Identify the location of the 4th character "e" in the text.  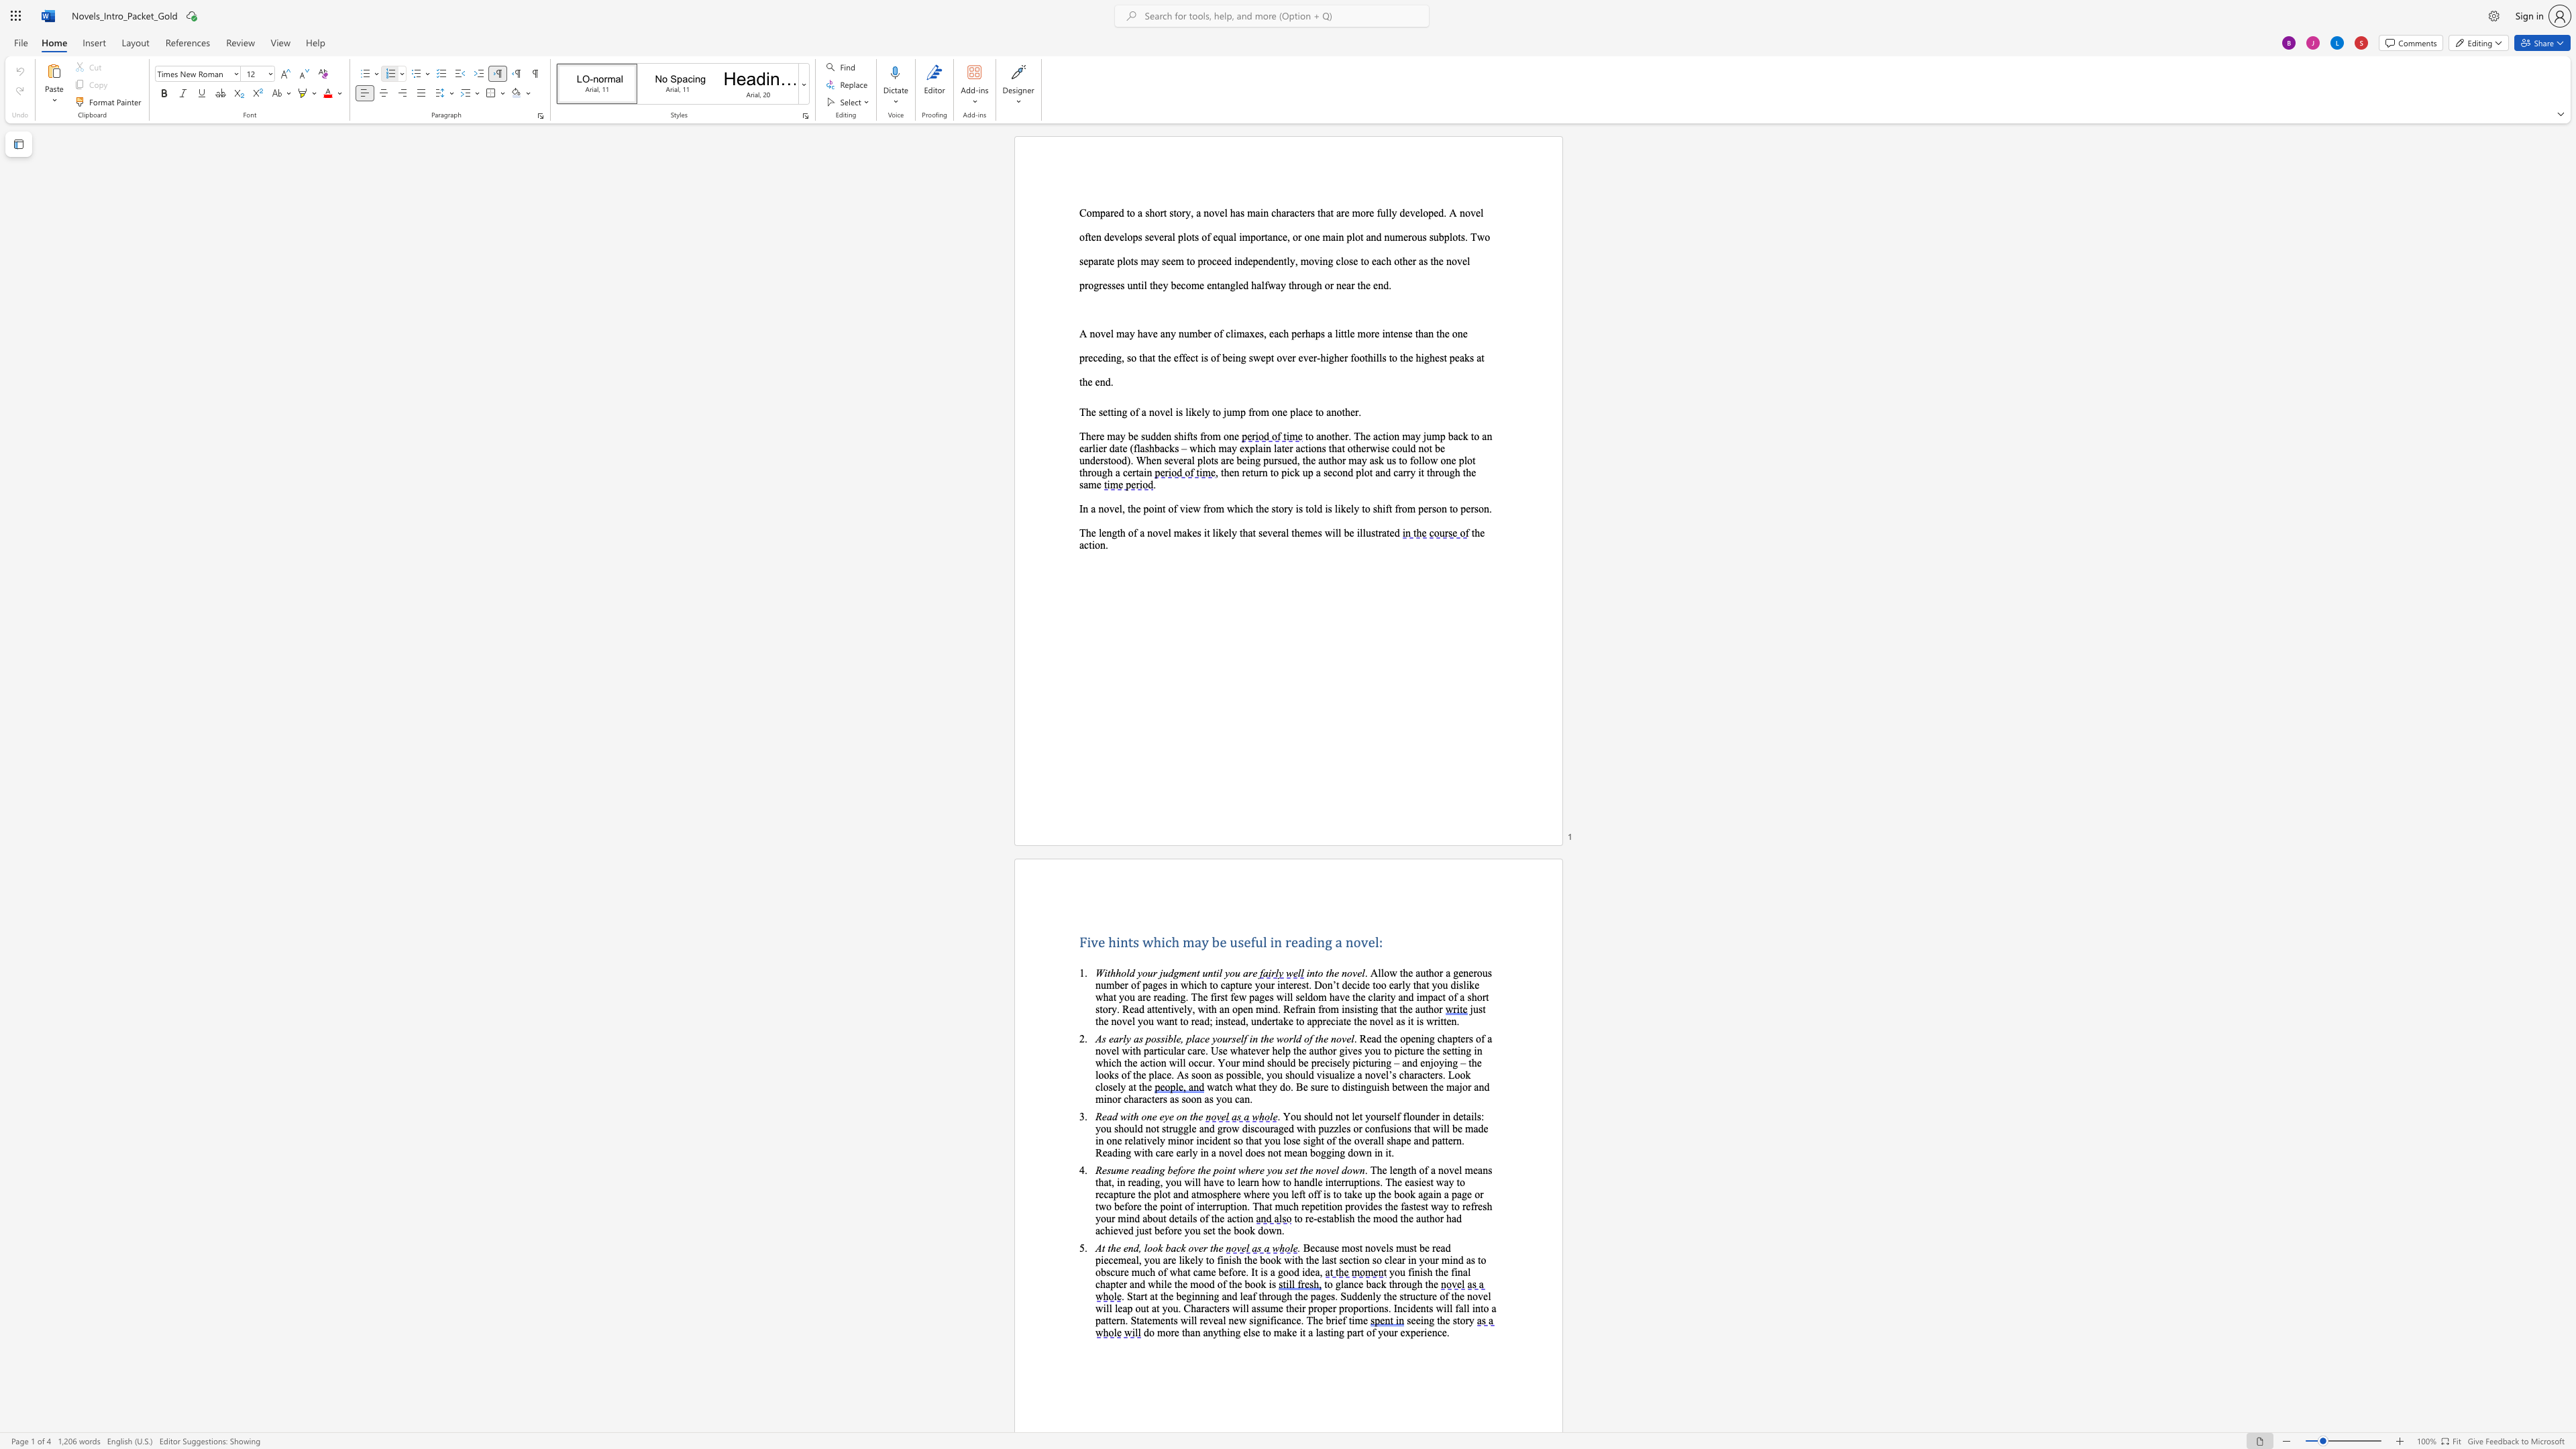
(1175, 1170).